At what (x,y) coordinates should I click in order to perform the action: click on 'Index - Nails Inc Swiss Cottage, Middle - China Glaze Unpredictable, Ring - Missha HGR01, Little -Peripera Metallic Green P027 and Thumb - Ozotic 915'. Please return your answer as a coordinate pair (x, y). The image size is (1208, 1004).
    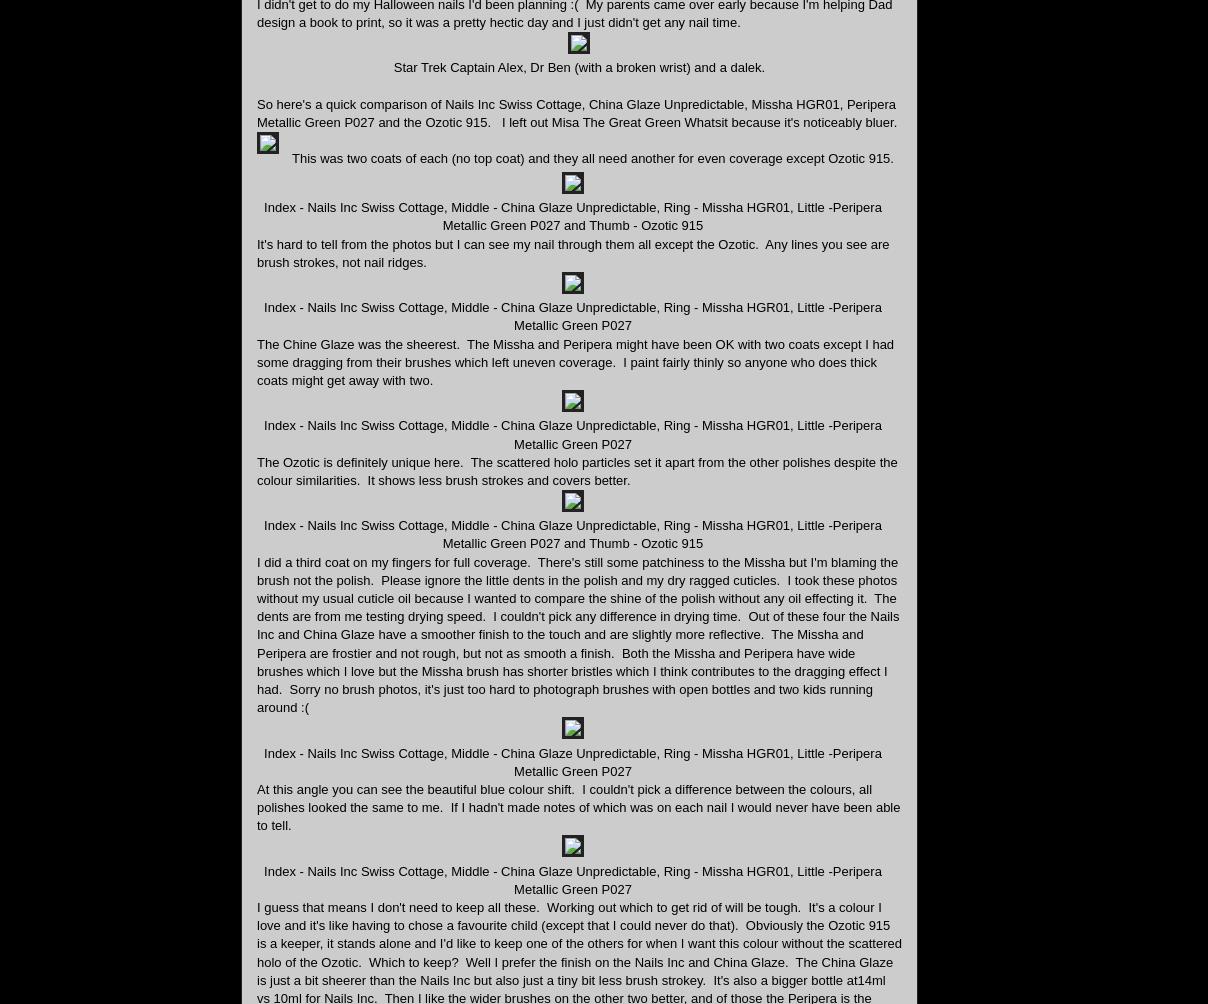
    Looking at the image, I should click on (572, 215).